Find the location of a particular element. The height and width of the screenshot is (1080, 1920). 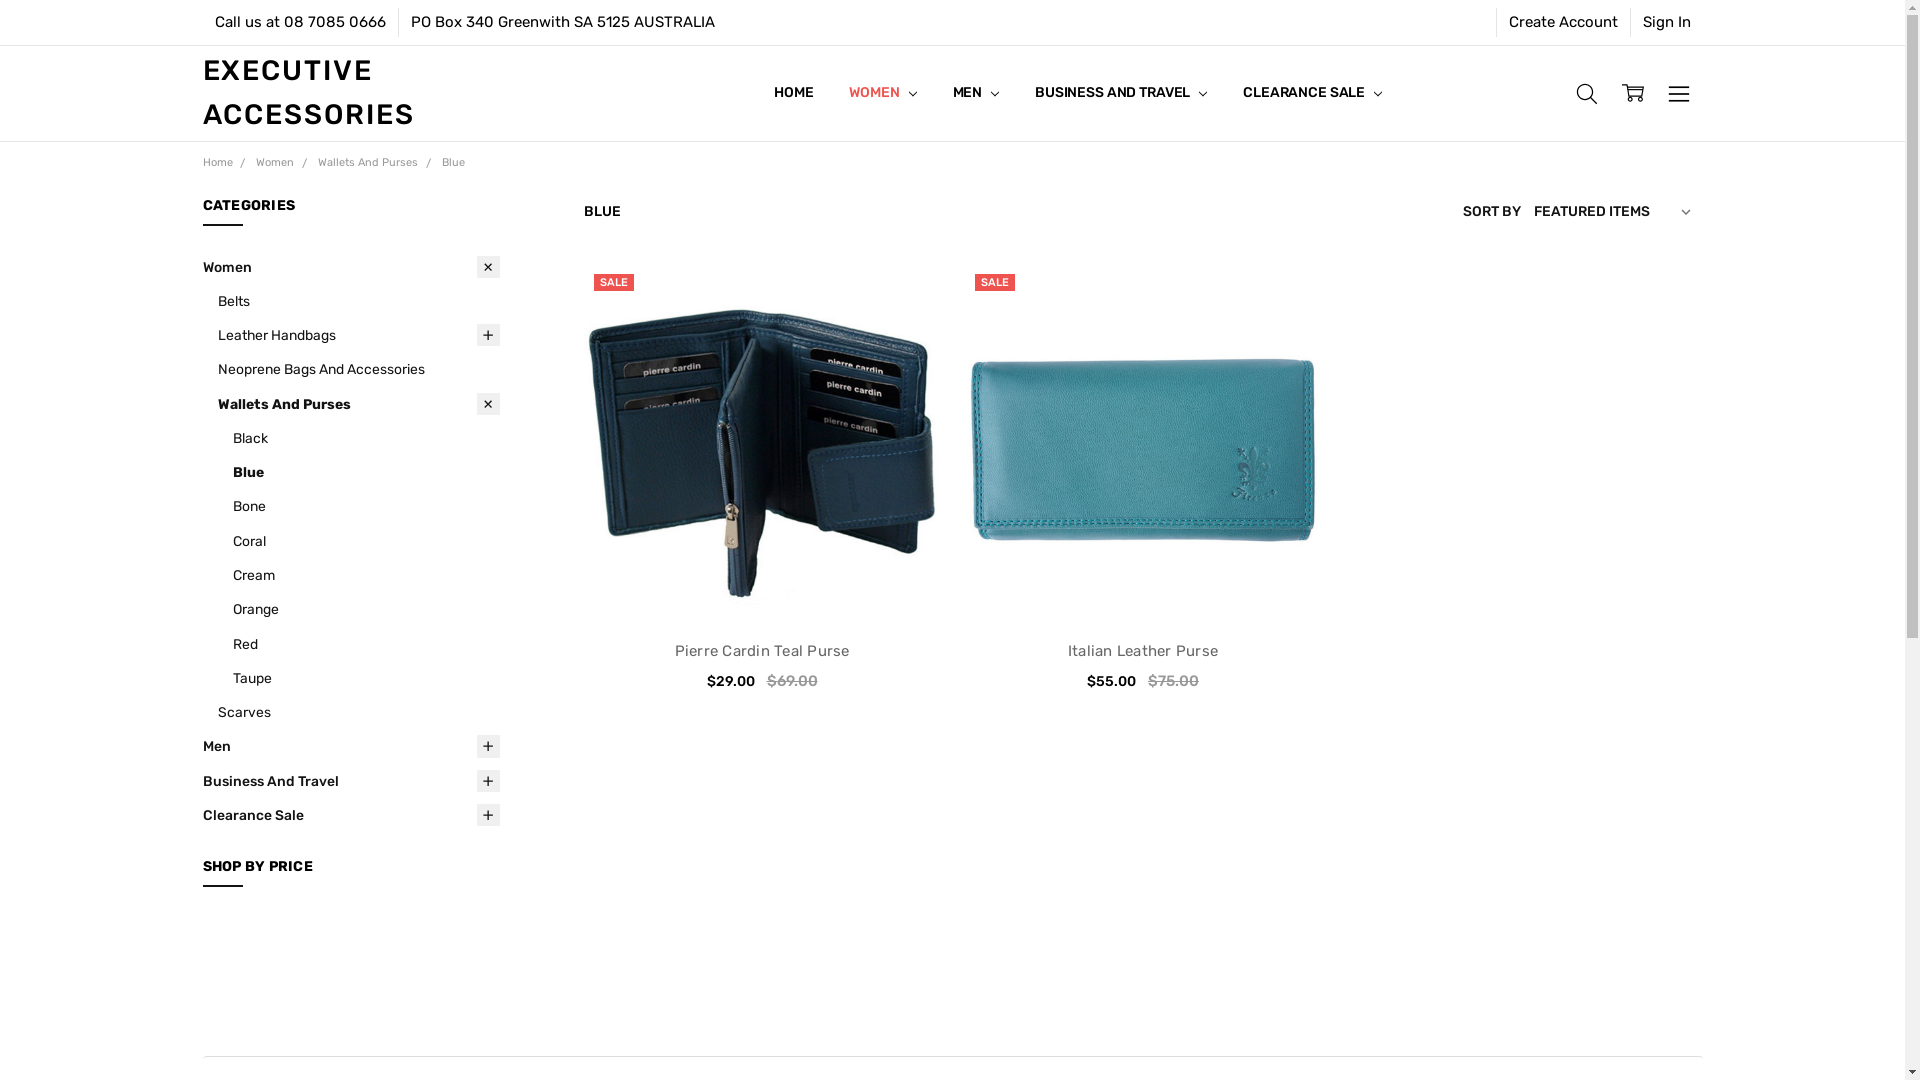

'Leather Handbags' is located at coordinates (359, 334).